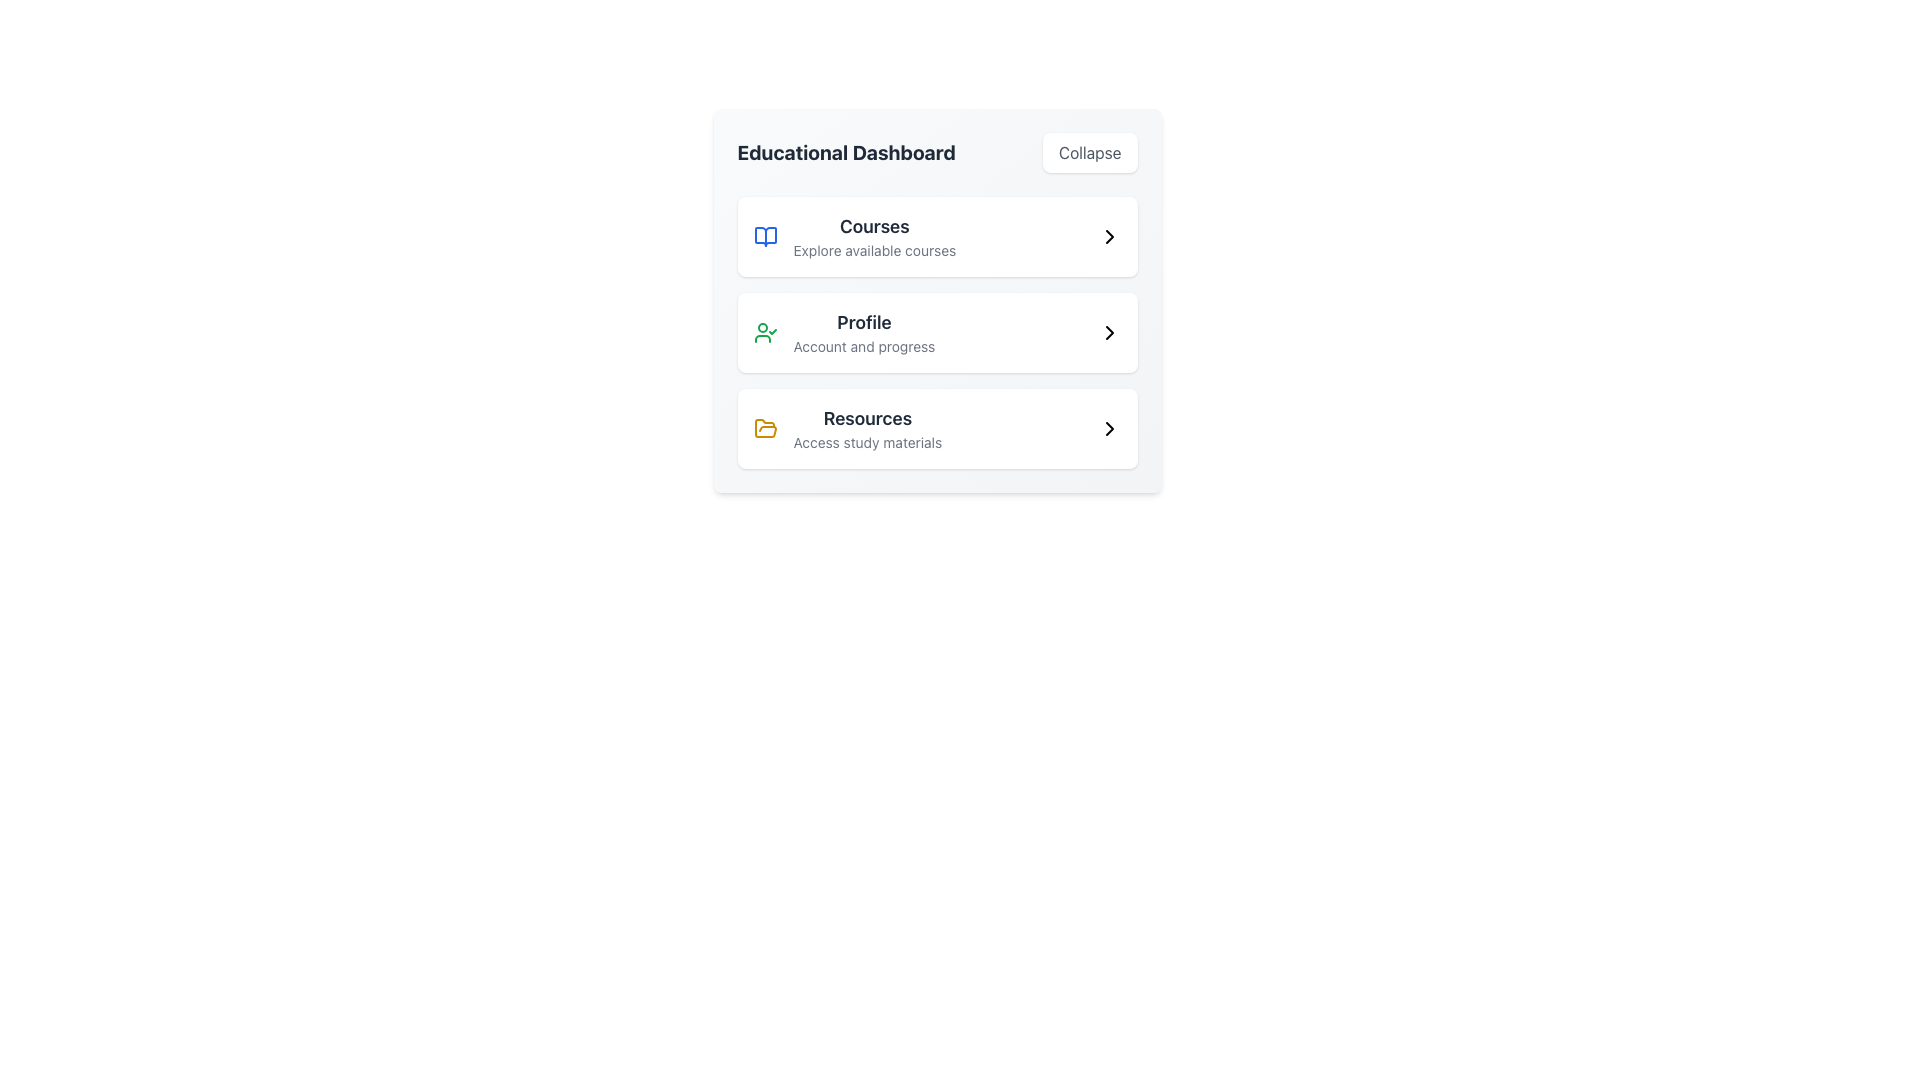 The width and height of the screenshot is (1920, 1080). I want to click on the small black chevron-shaped icon pointing to the right, located adjacent to the text 'Courses – Explore available courses' in the Courses card section, so click(1108, 235).